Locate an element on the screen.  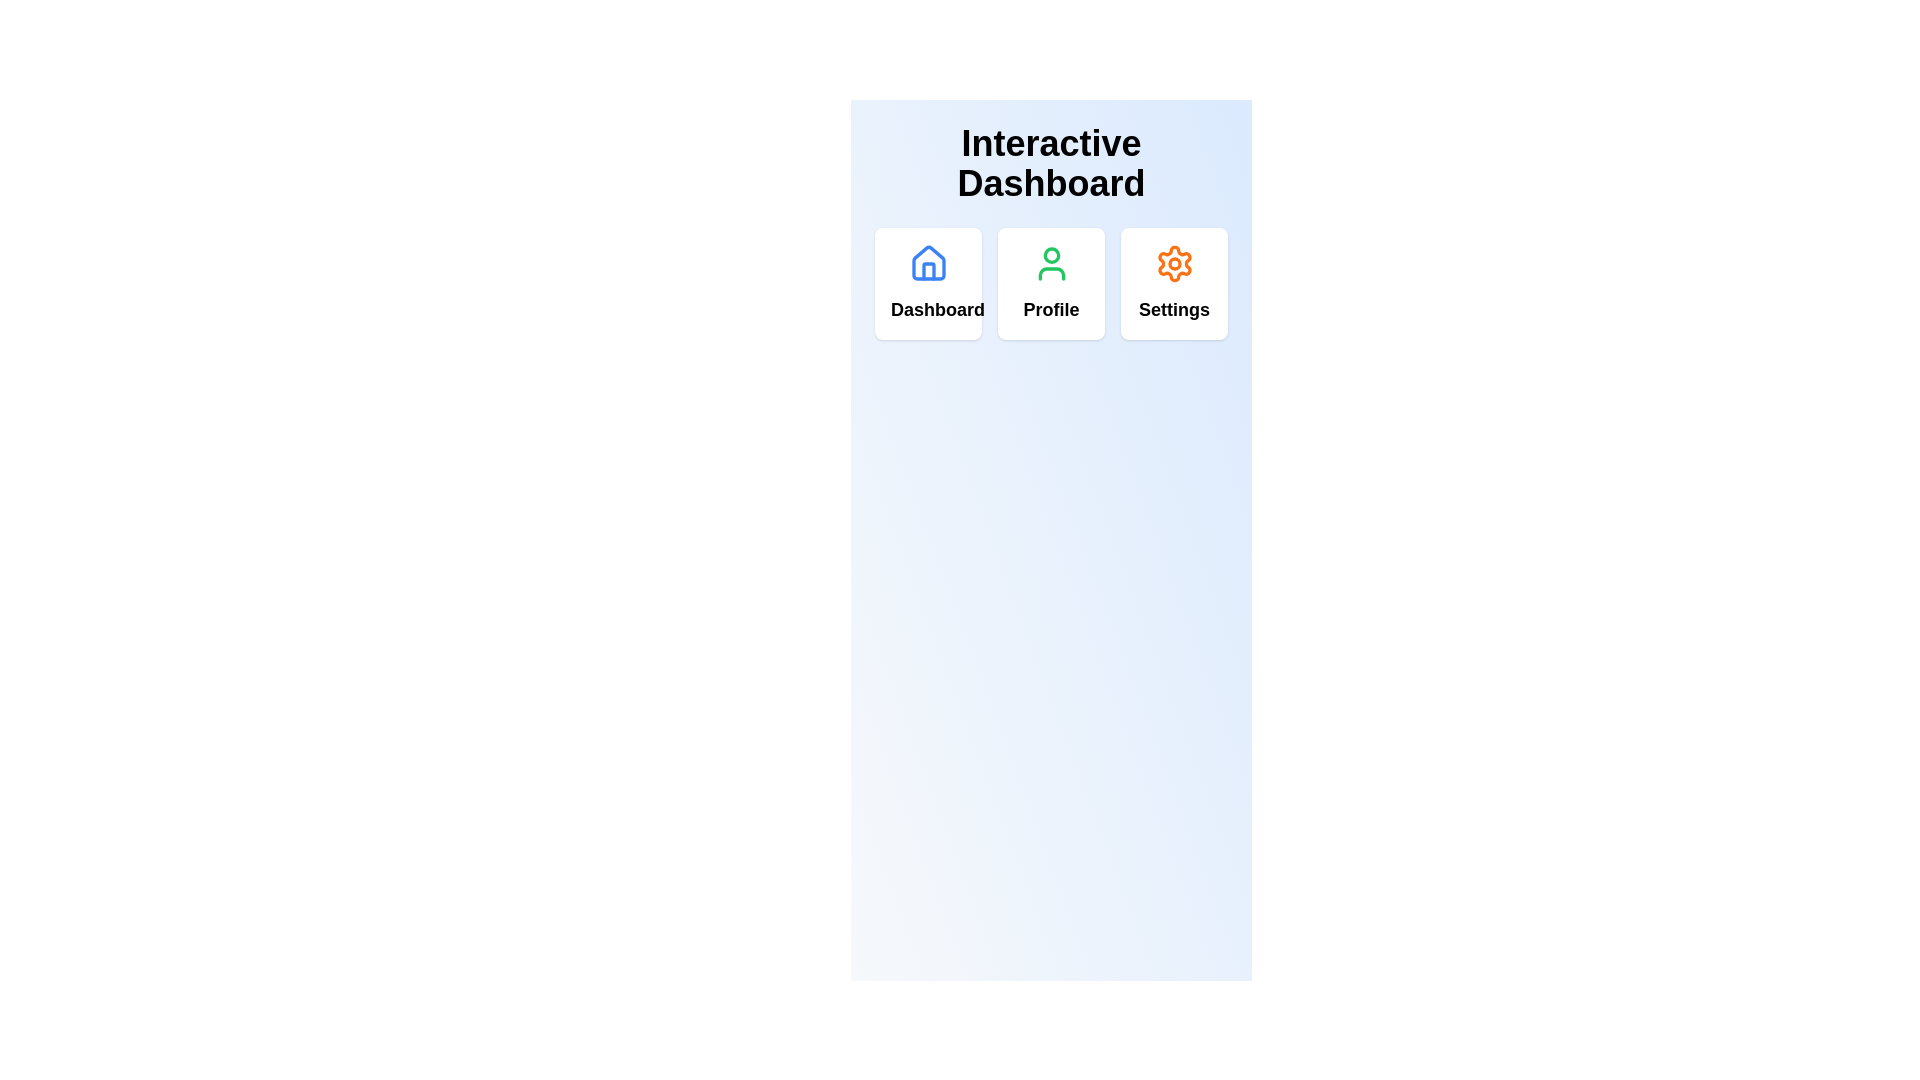
the small circular shape located at the top portion of the Profile icon within the second button of the top row in the Interactive Dashboard is located at coordinates (1050, 254).